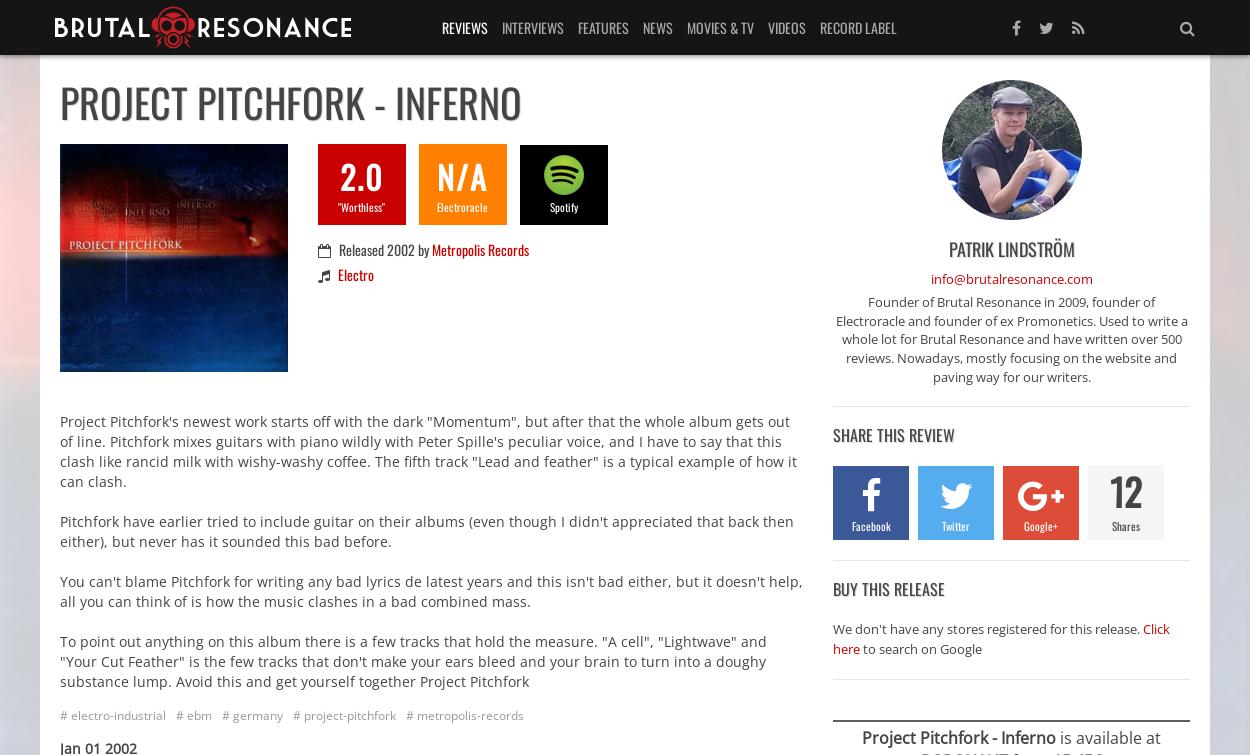 This screenshot has height=755, width=1250. What do you see at coordinates (176, 713) in the screenshot?
I see `'# ebm'` at bounding box center [176, 713].